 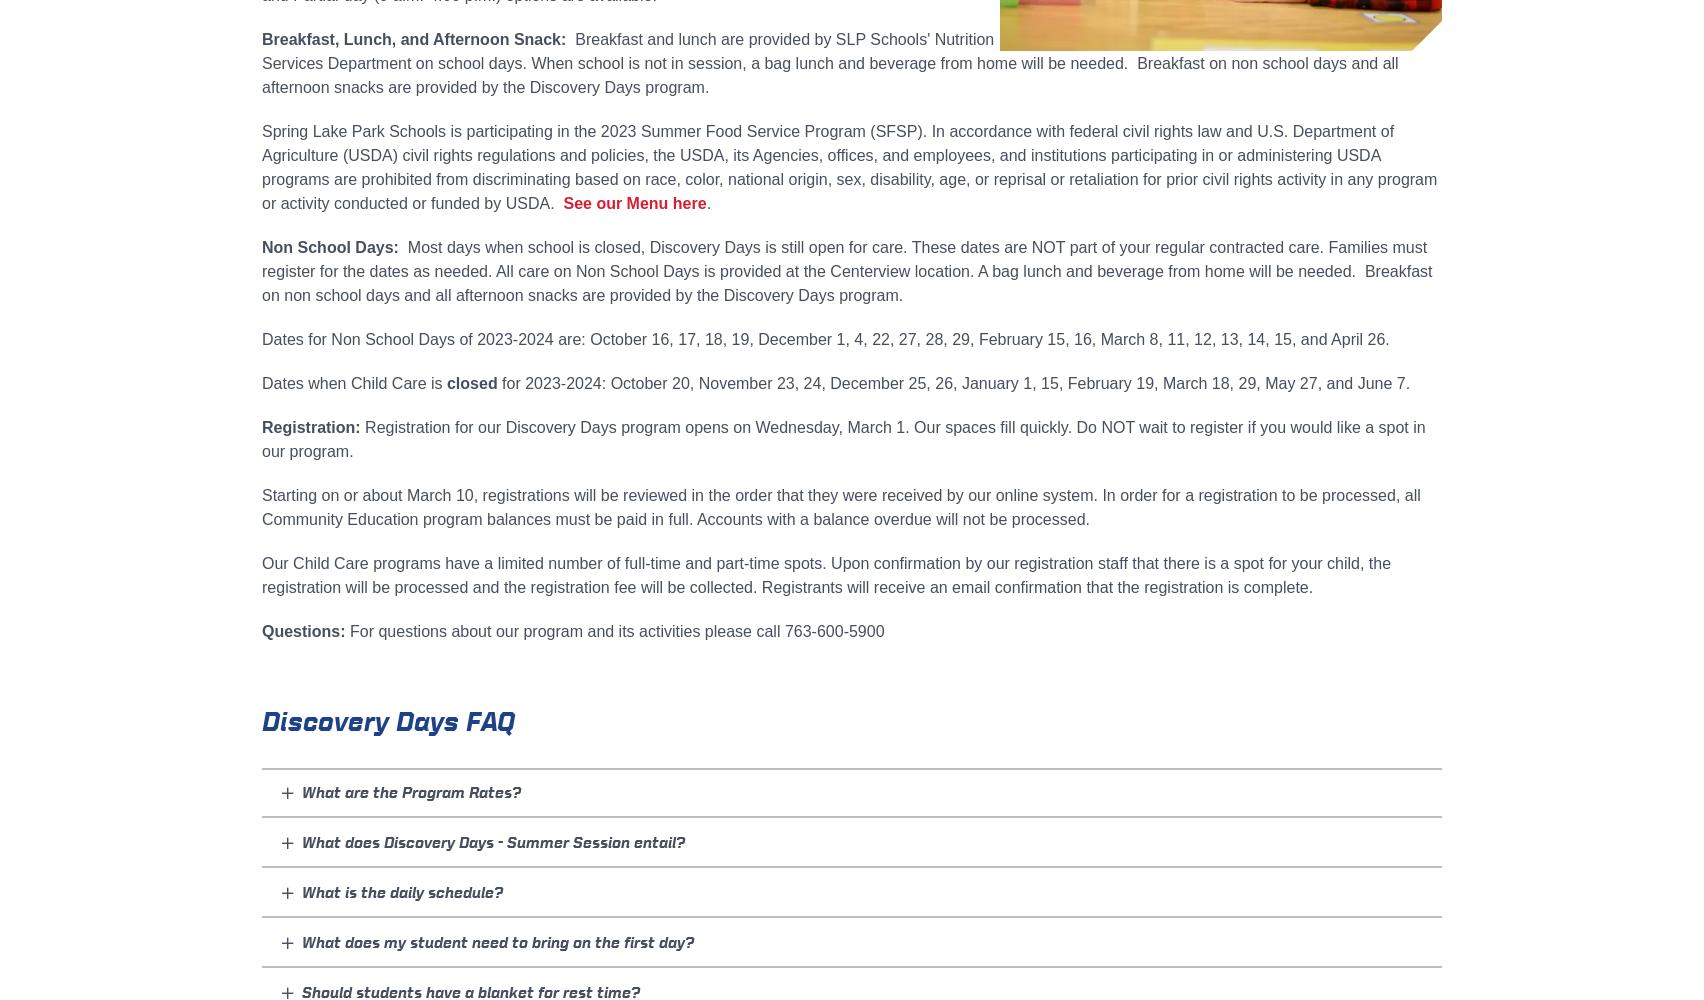 I want to click on 'Non School Days:', so click(x=331, y=246).